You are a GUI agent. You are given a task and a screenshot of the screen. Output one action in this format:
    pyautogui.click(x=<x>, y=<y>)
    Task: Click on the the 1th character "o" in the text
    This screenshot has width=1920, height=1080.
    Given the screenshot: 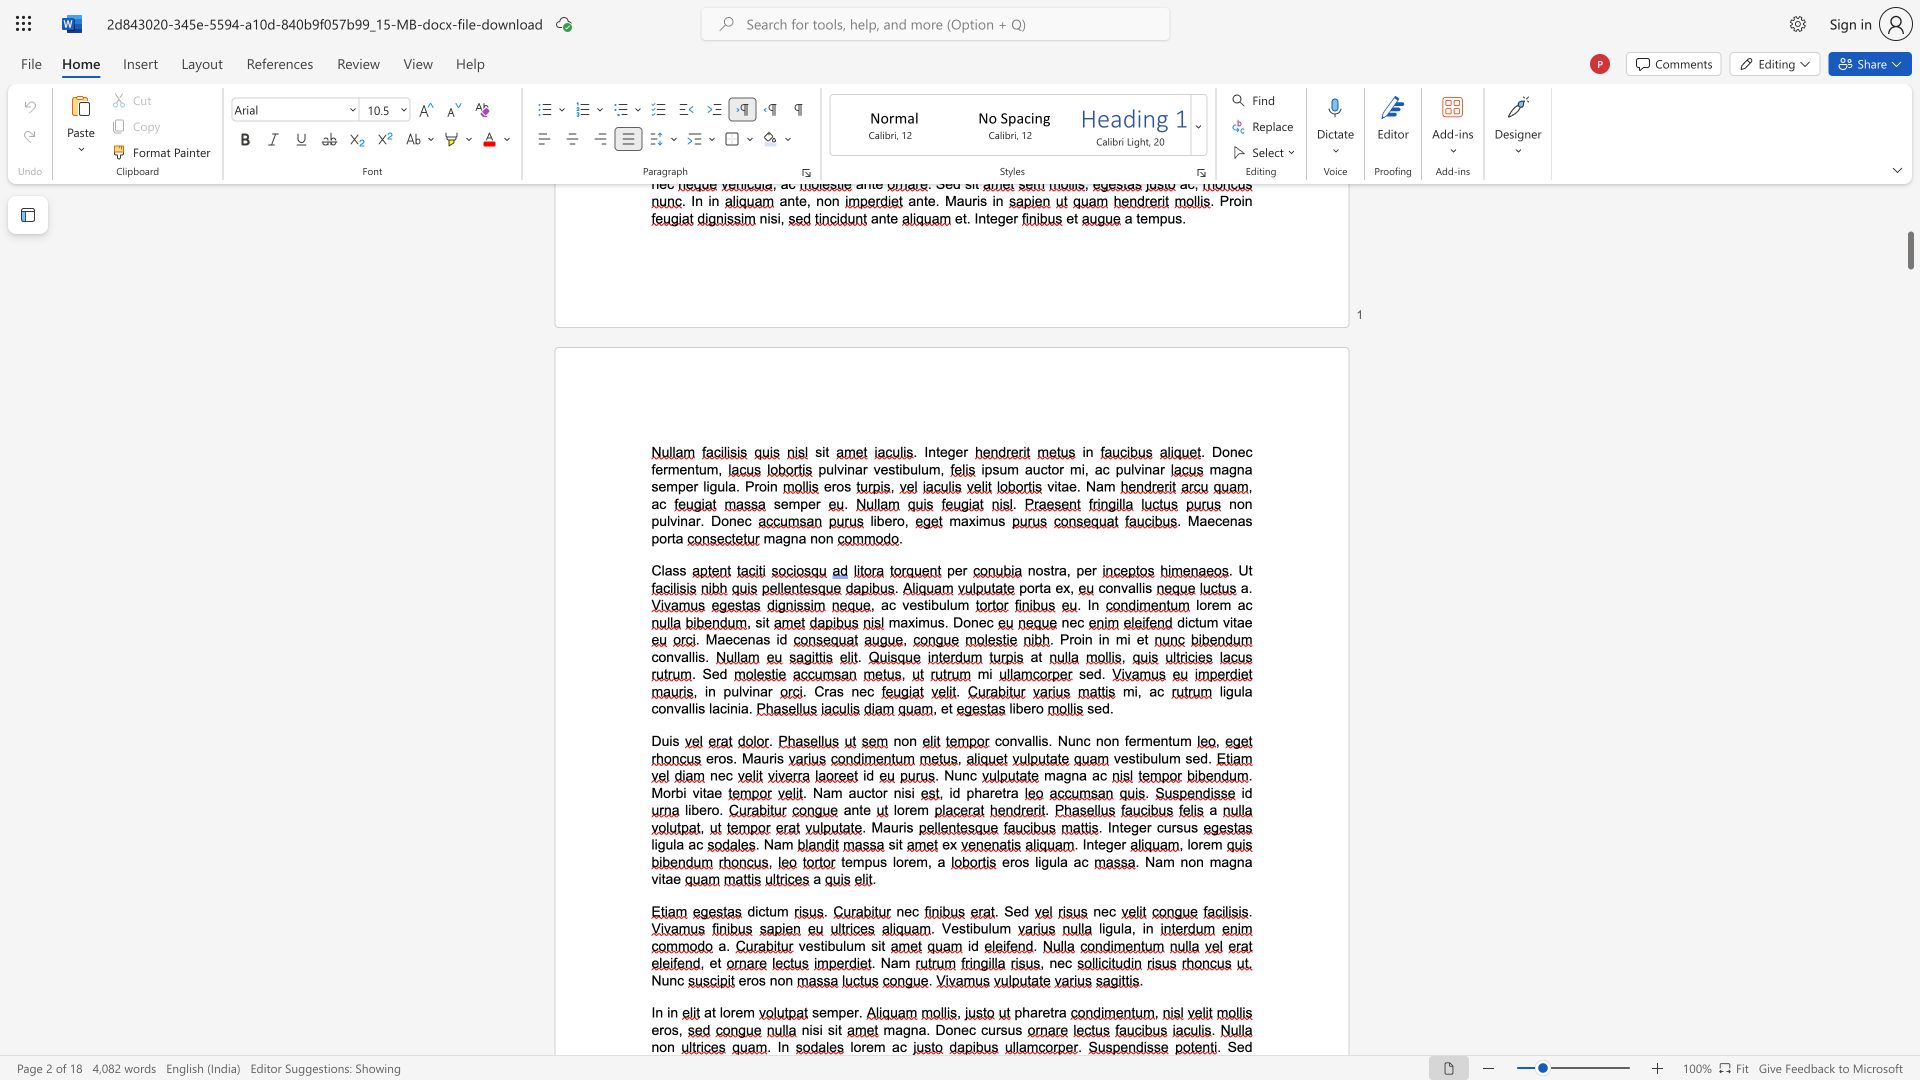 What is the action you would take?
    pyautogui.click(x=857, y=1046)
    